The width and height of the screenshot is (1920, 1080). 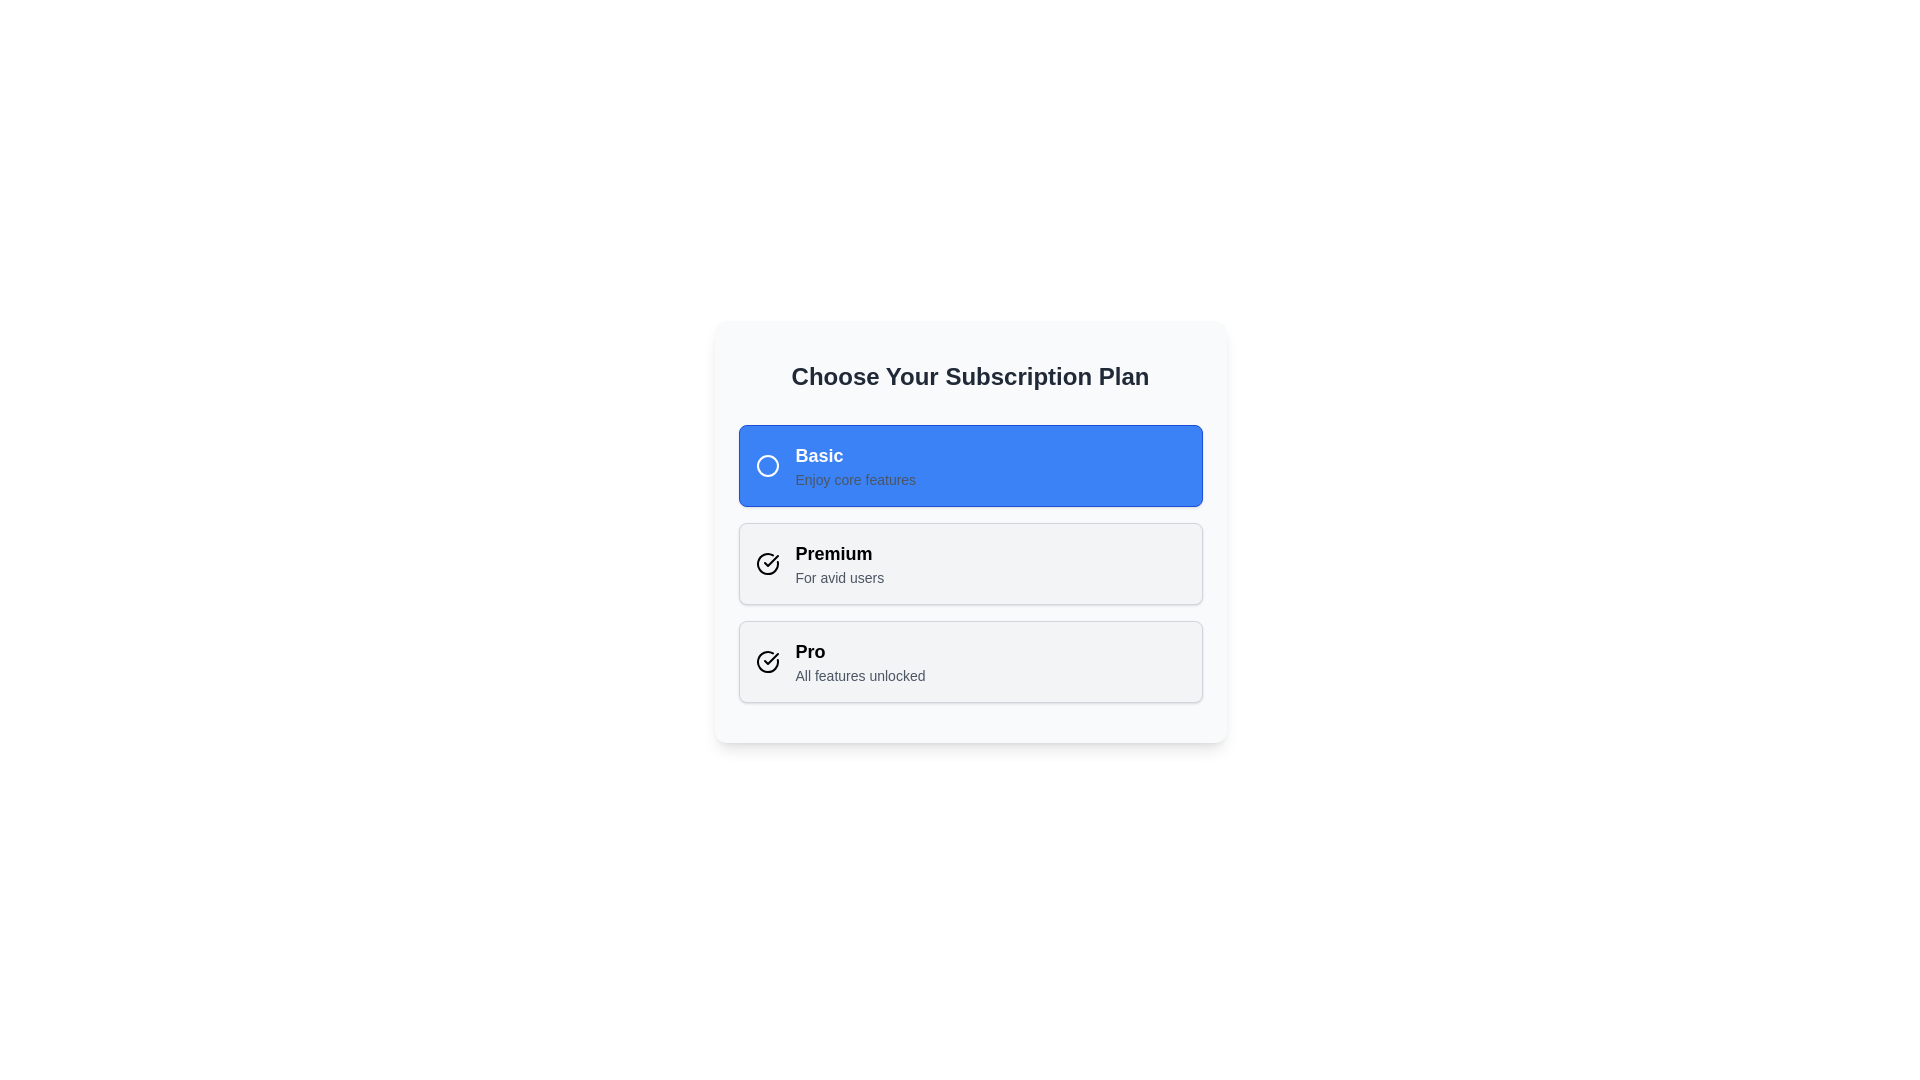 What do you see at coordinates (839, 554) in the screenshot?
I see `the 'Premium' subscription title label, which is positioned at the top of the subscription card, above the supplementary text 'For avid users'` at bounding box center [839, 554].